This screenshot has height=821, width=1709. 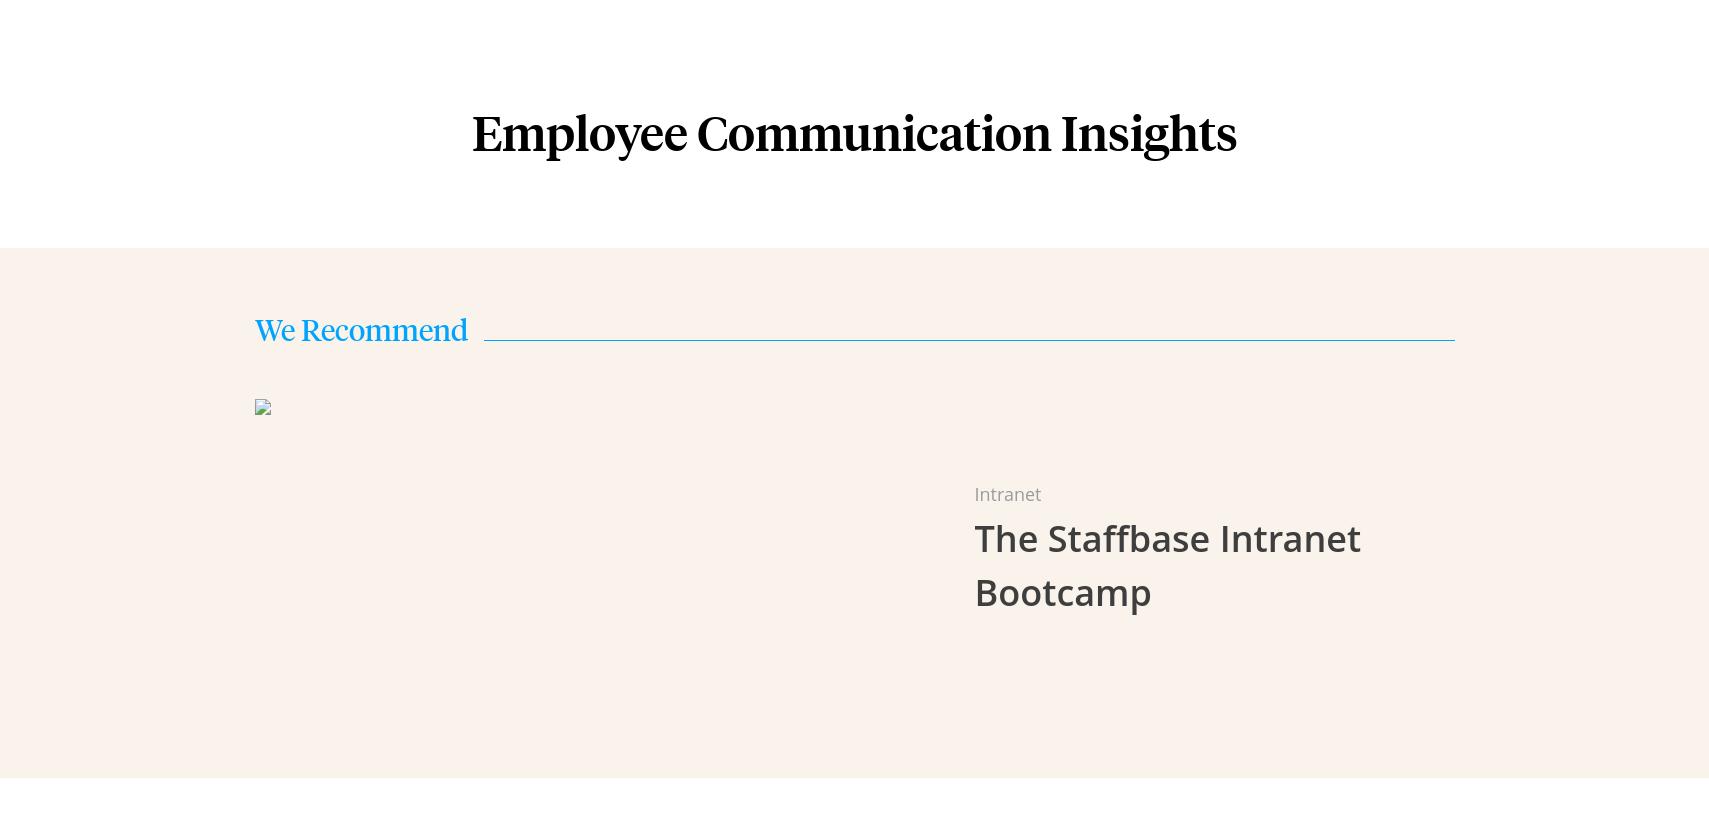 What do you see at coordinates (1047, 143) in the screenshot?
I see `'Onboarding & Customer Service'` at bounding box center [1047, 143].